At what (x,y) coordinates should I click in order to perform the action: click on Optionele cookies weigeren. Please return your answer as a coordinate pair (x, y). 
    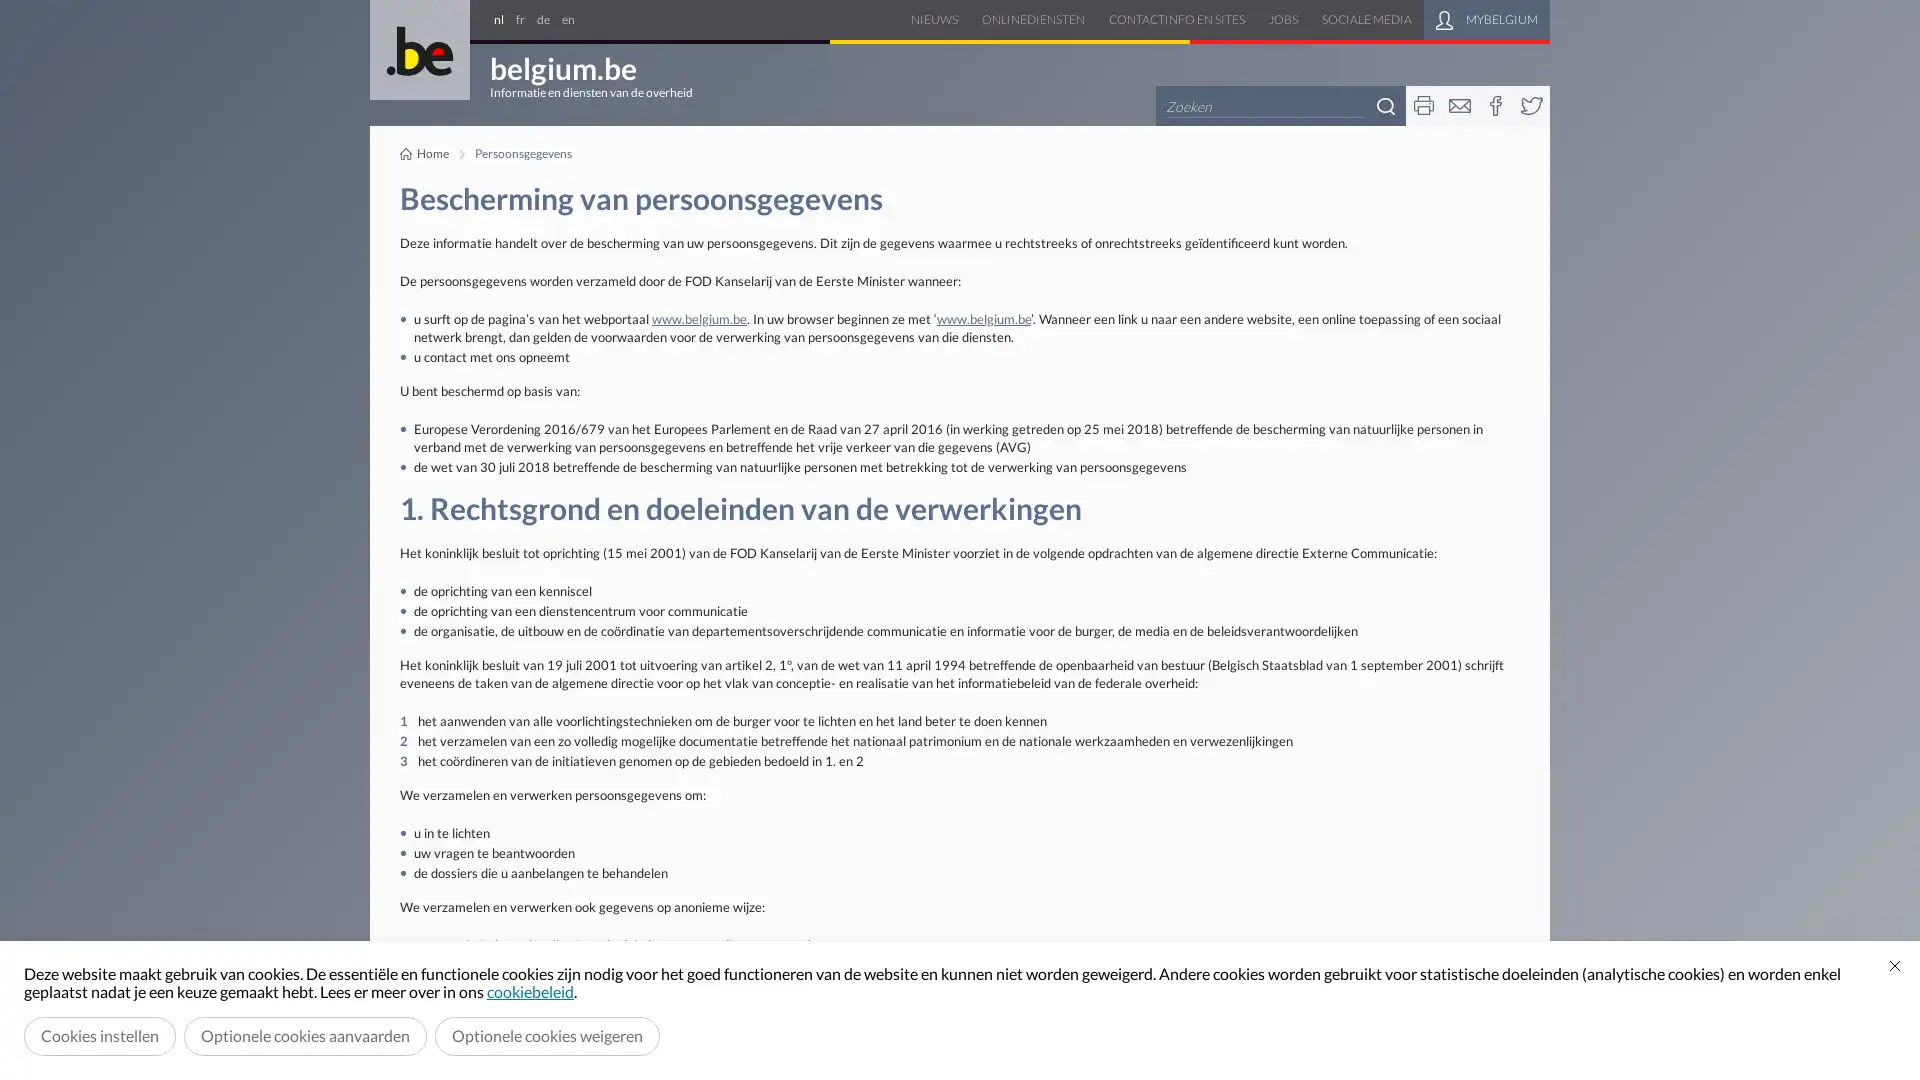
    Looking at the image, I should click on (547, 1035).